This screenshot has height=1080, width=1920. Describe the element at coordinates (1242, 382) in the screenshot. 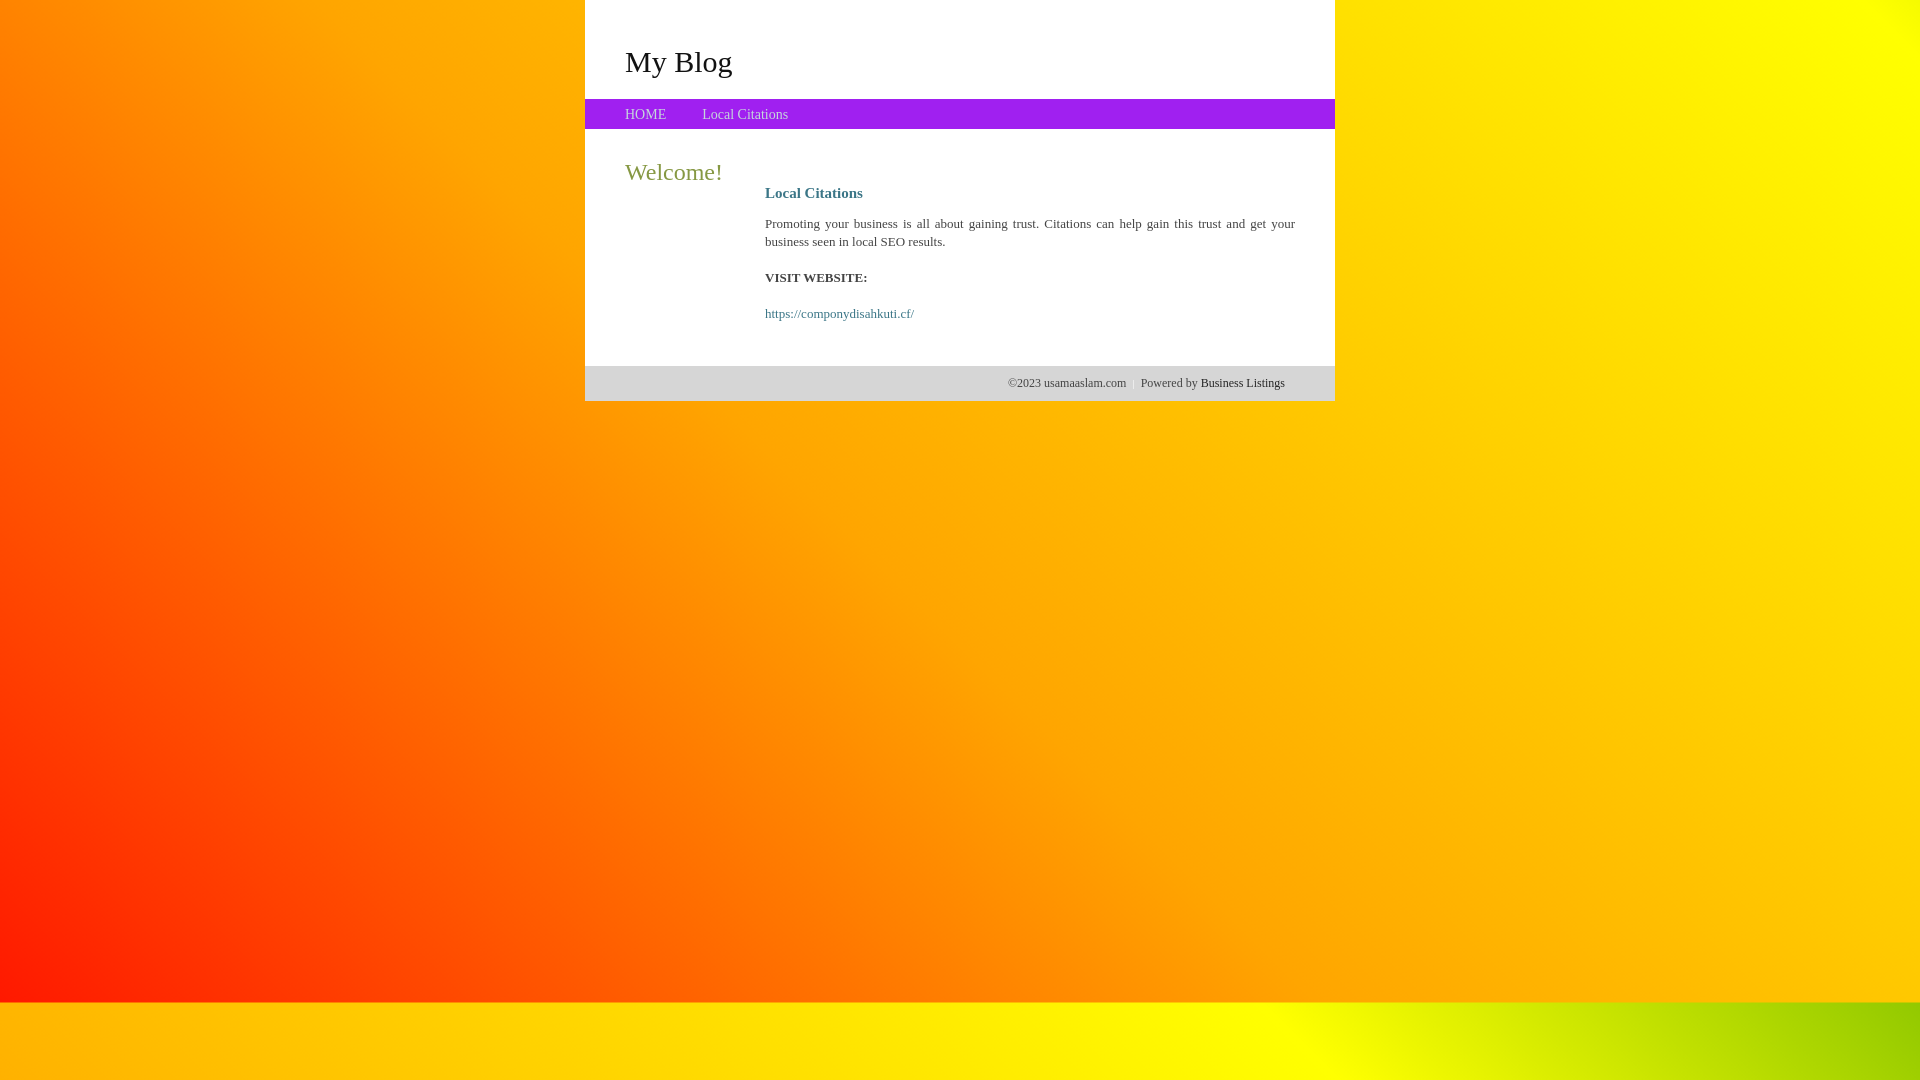

I see `'Business Listings'` at that location.